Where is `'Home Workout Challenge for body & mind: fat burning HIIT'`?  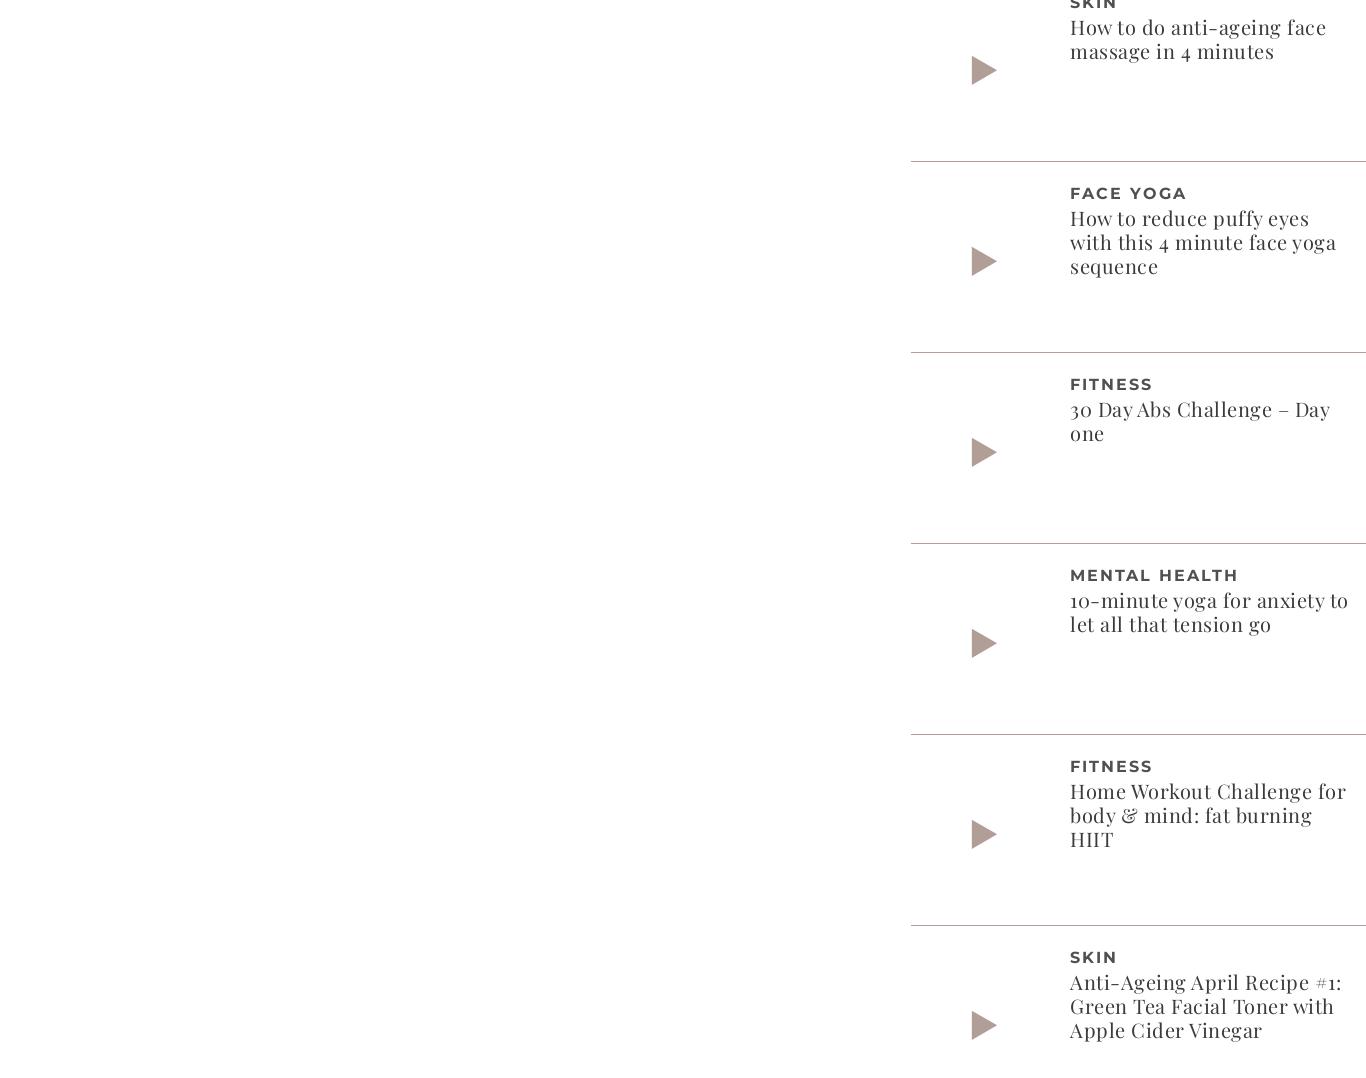 'Home Workout Challenge for body & mind: fat burning HIIT' is located at coordinates (1207, 813).